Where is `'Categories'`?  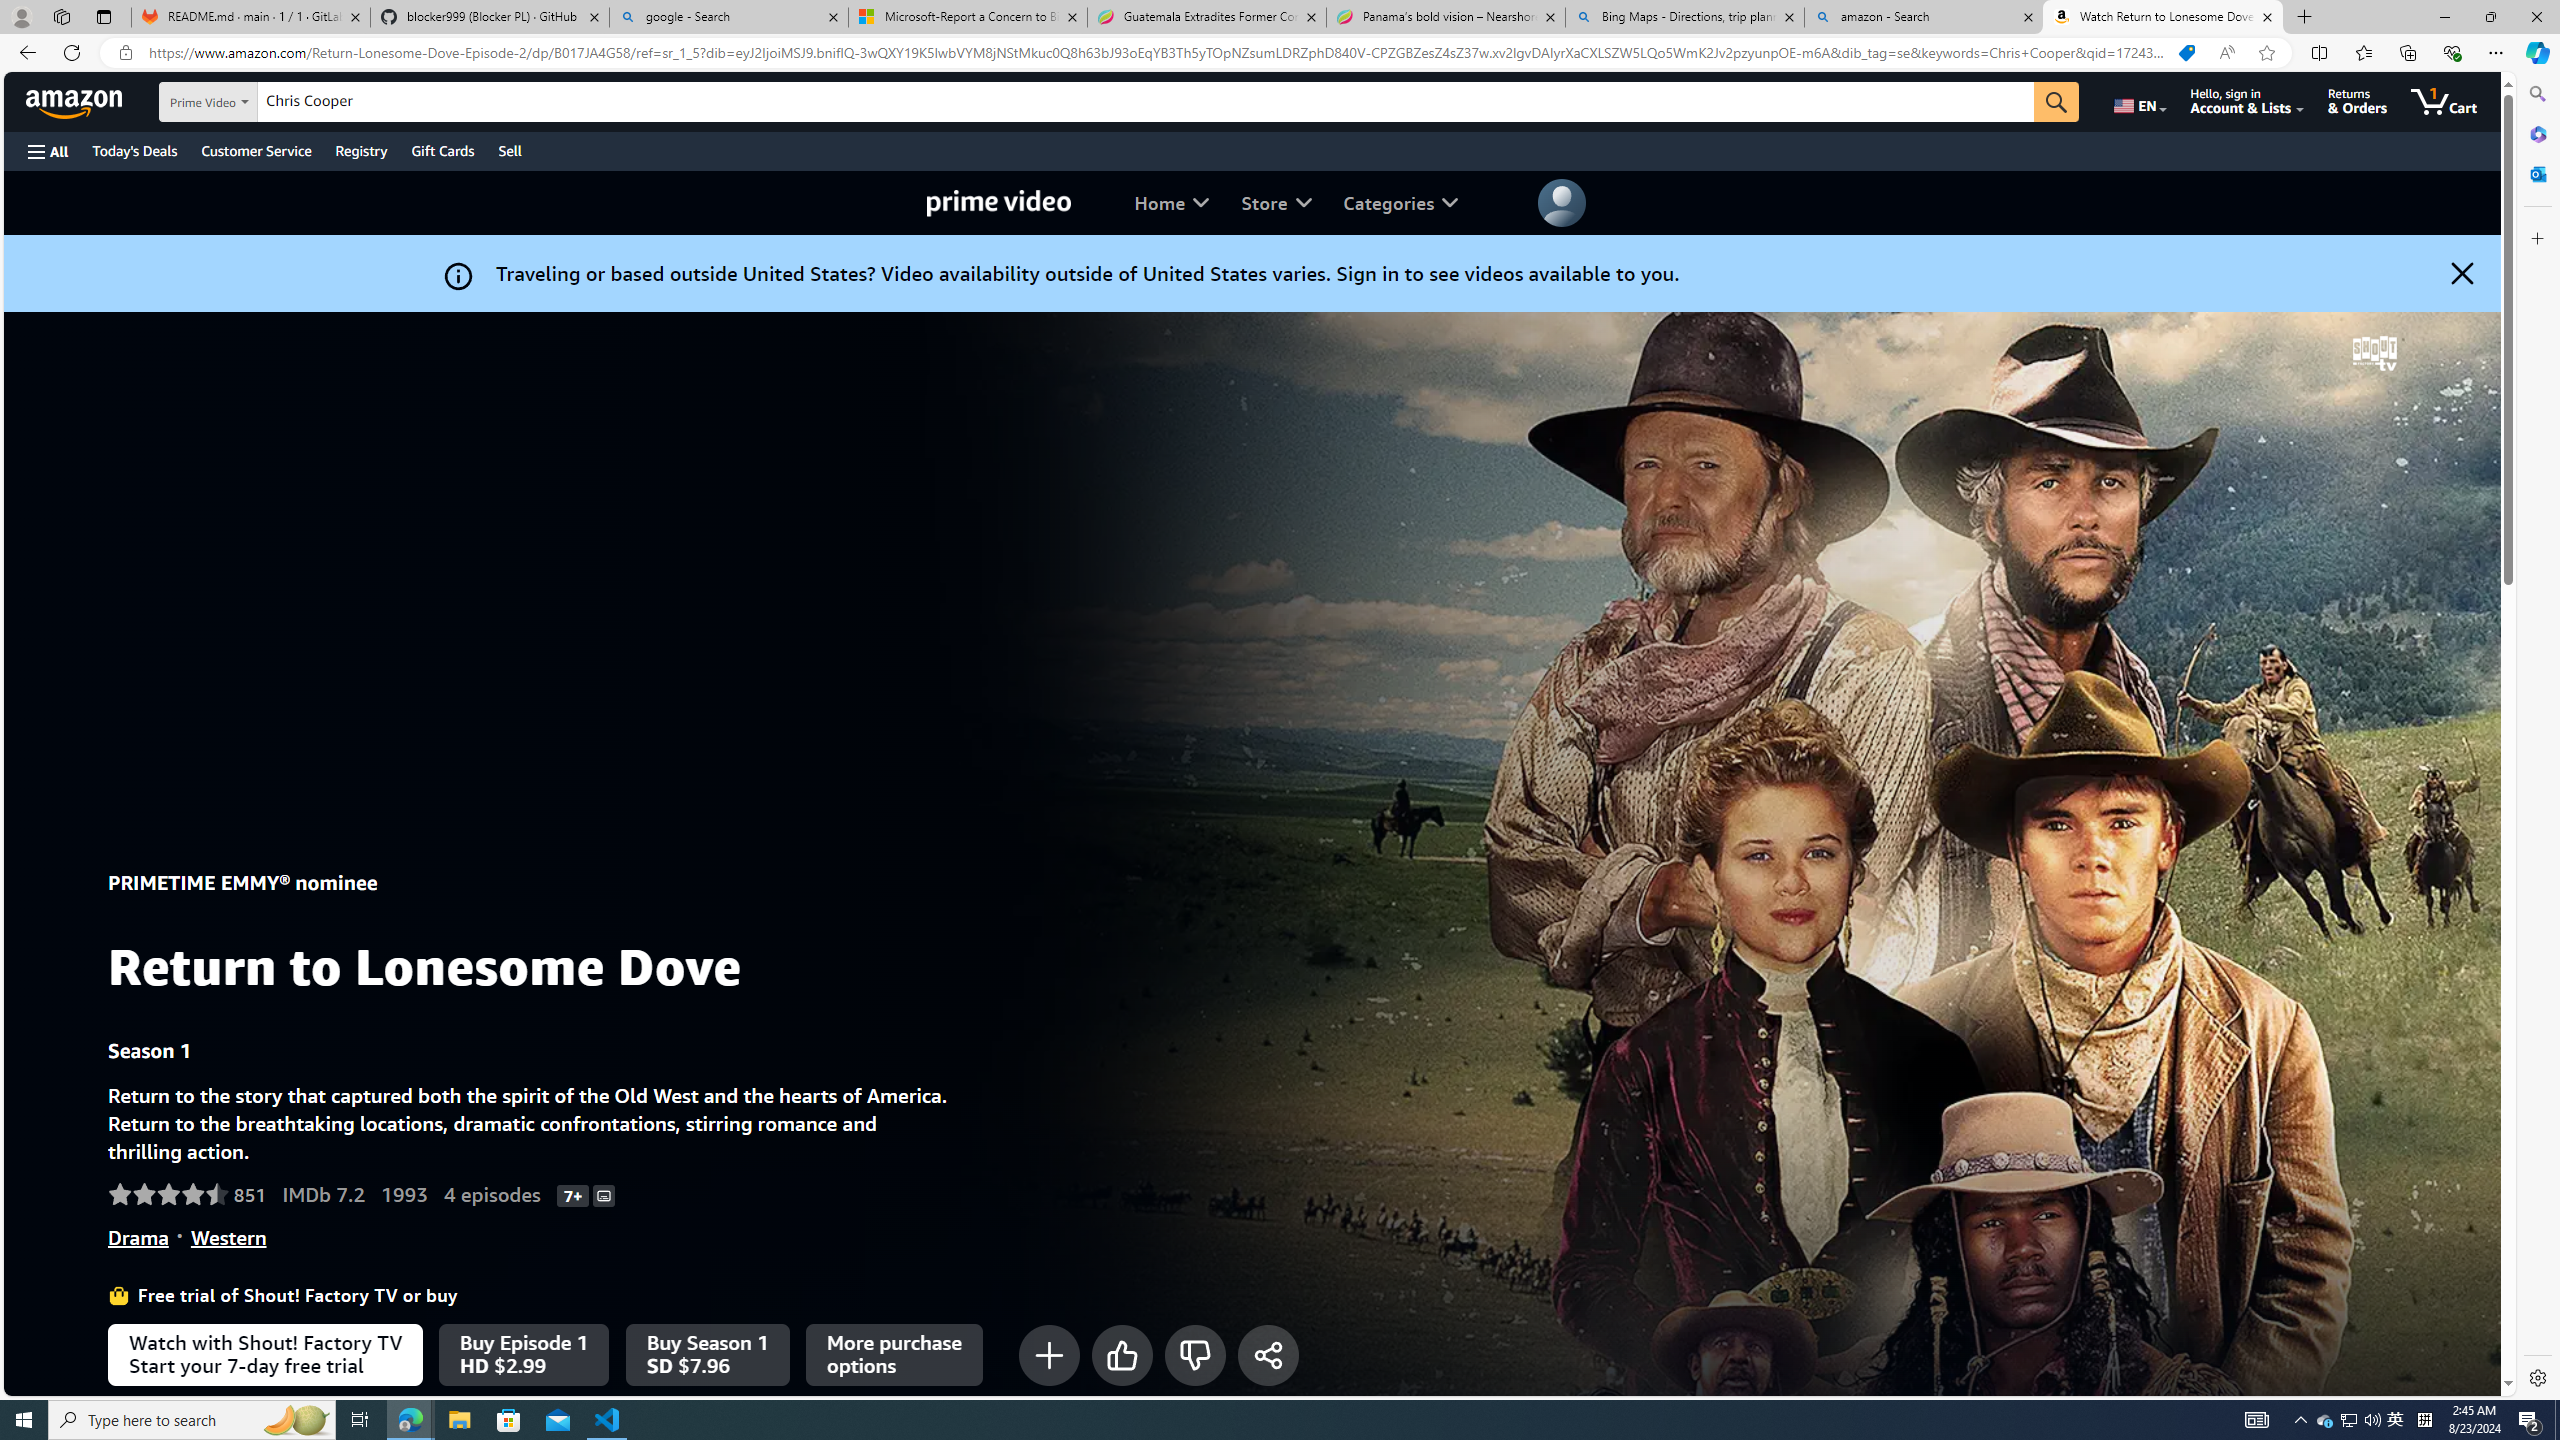
'Categories' is located at coordinates (1399, 202).